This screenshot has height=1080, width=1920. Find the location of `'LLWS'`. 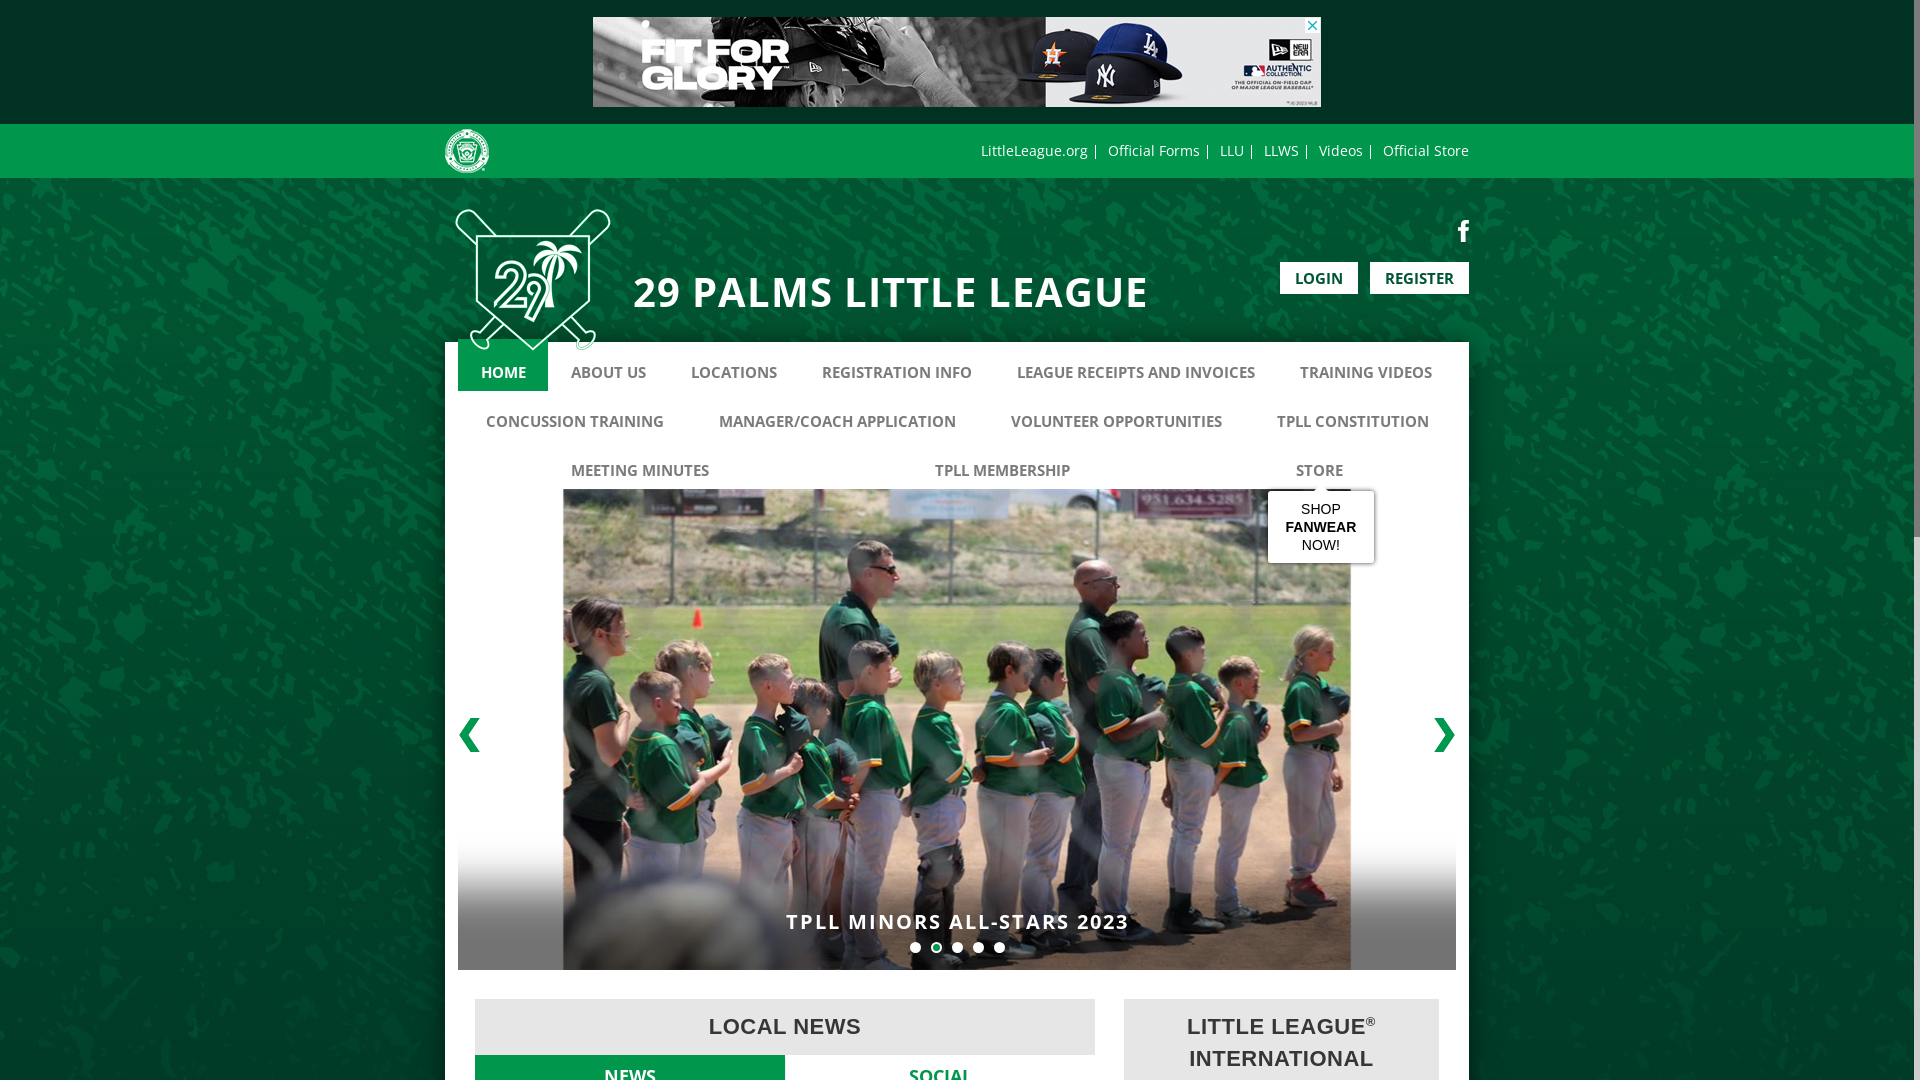

'LLWS' is located at coordinates (1281, 149).